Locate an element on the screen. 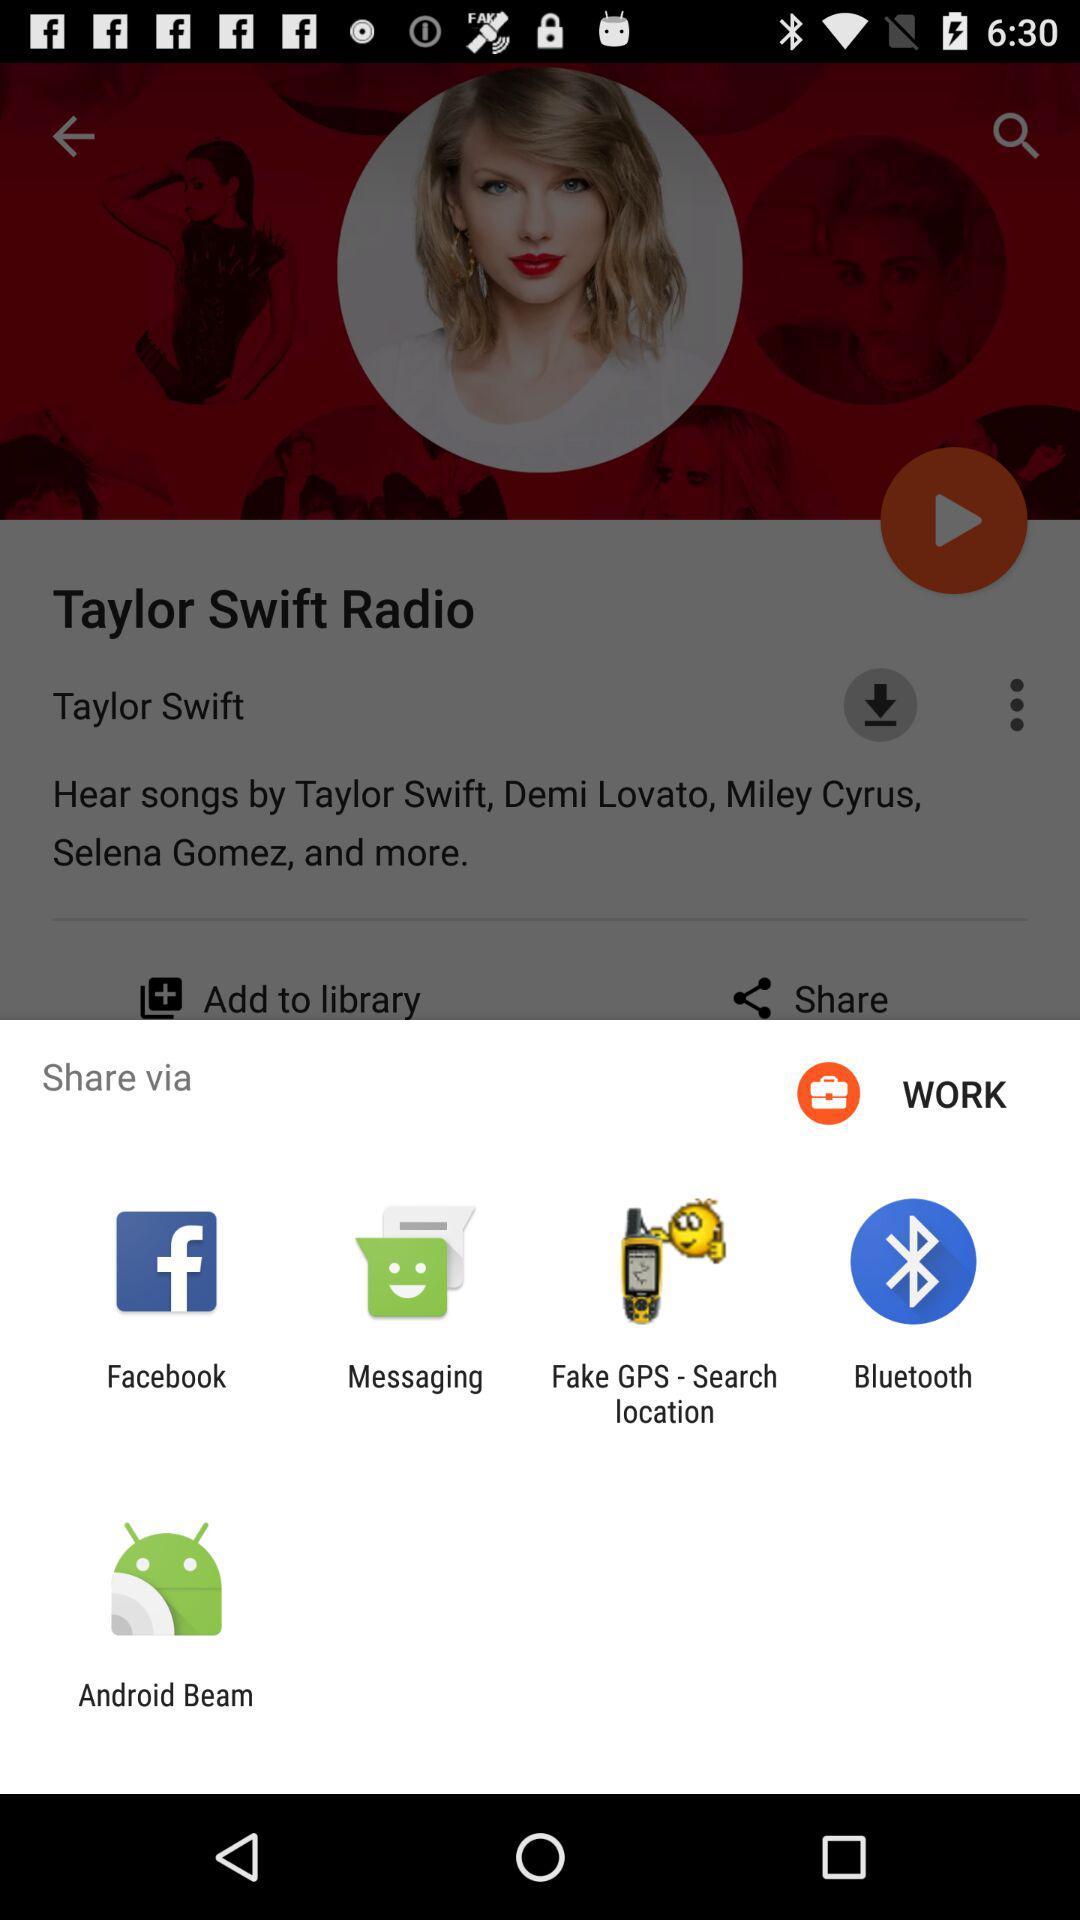 The width and height of the screenshot is (1080, 1920). fake gps search is located at coordinates (664, 1392).